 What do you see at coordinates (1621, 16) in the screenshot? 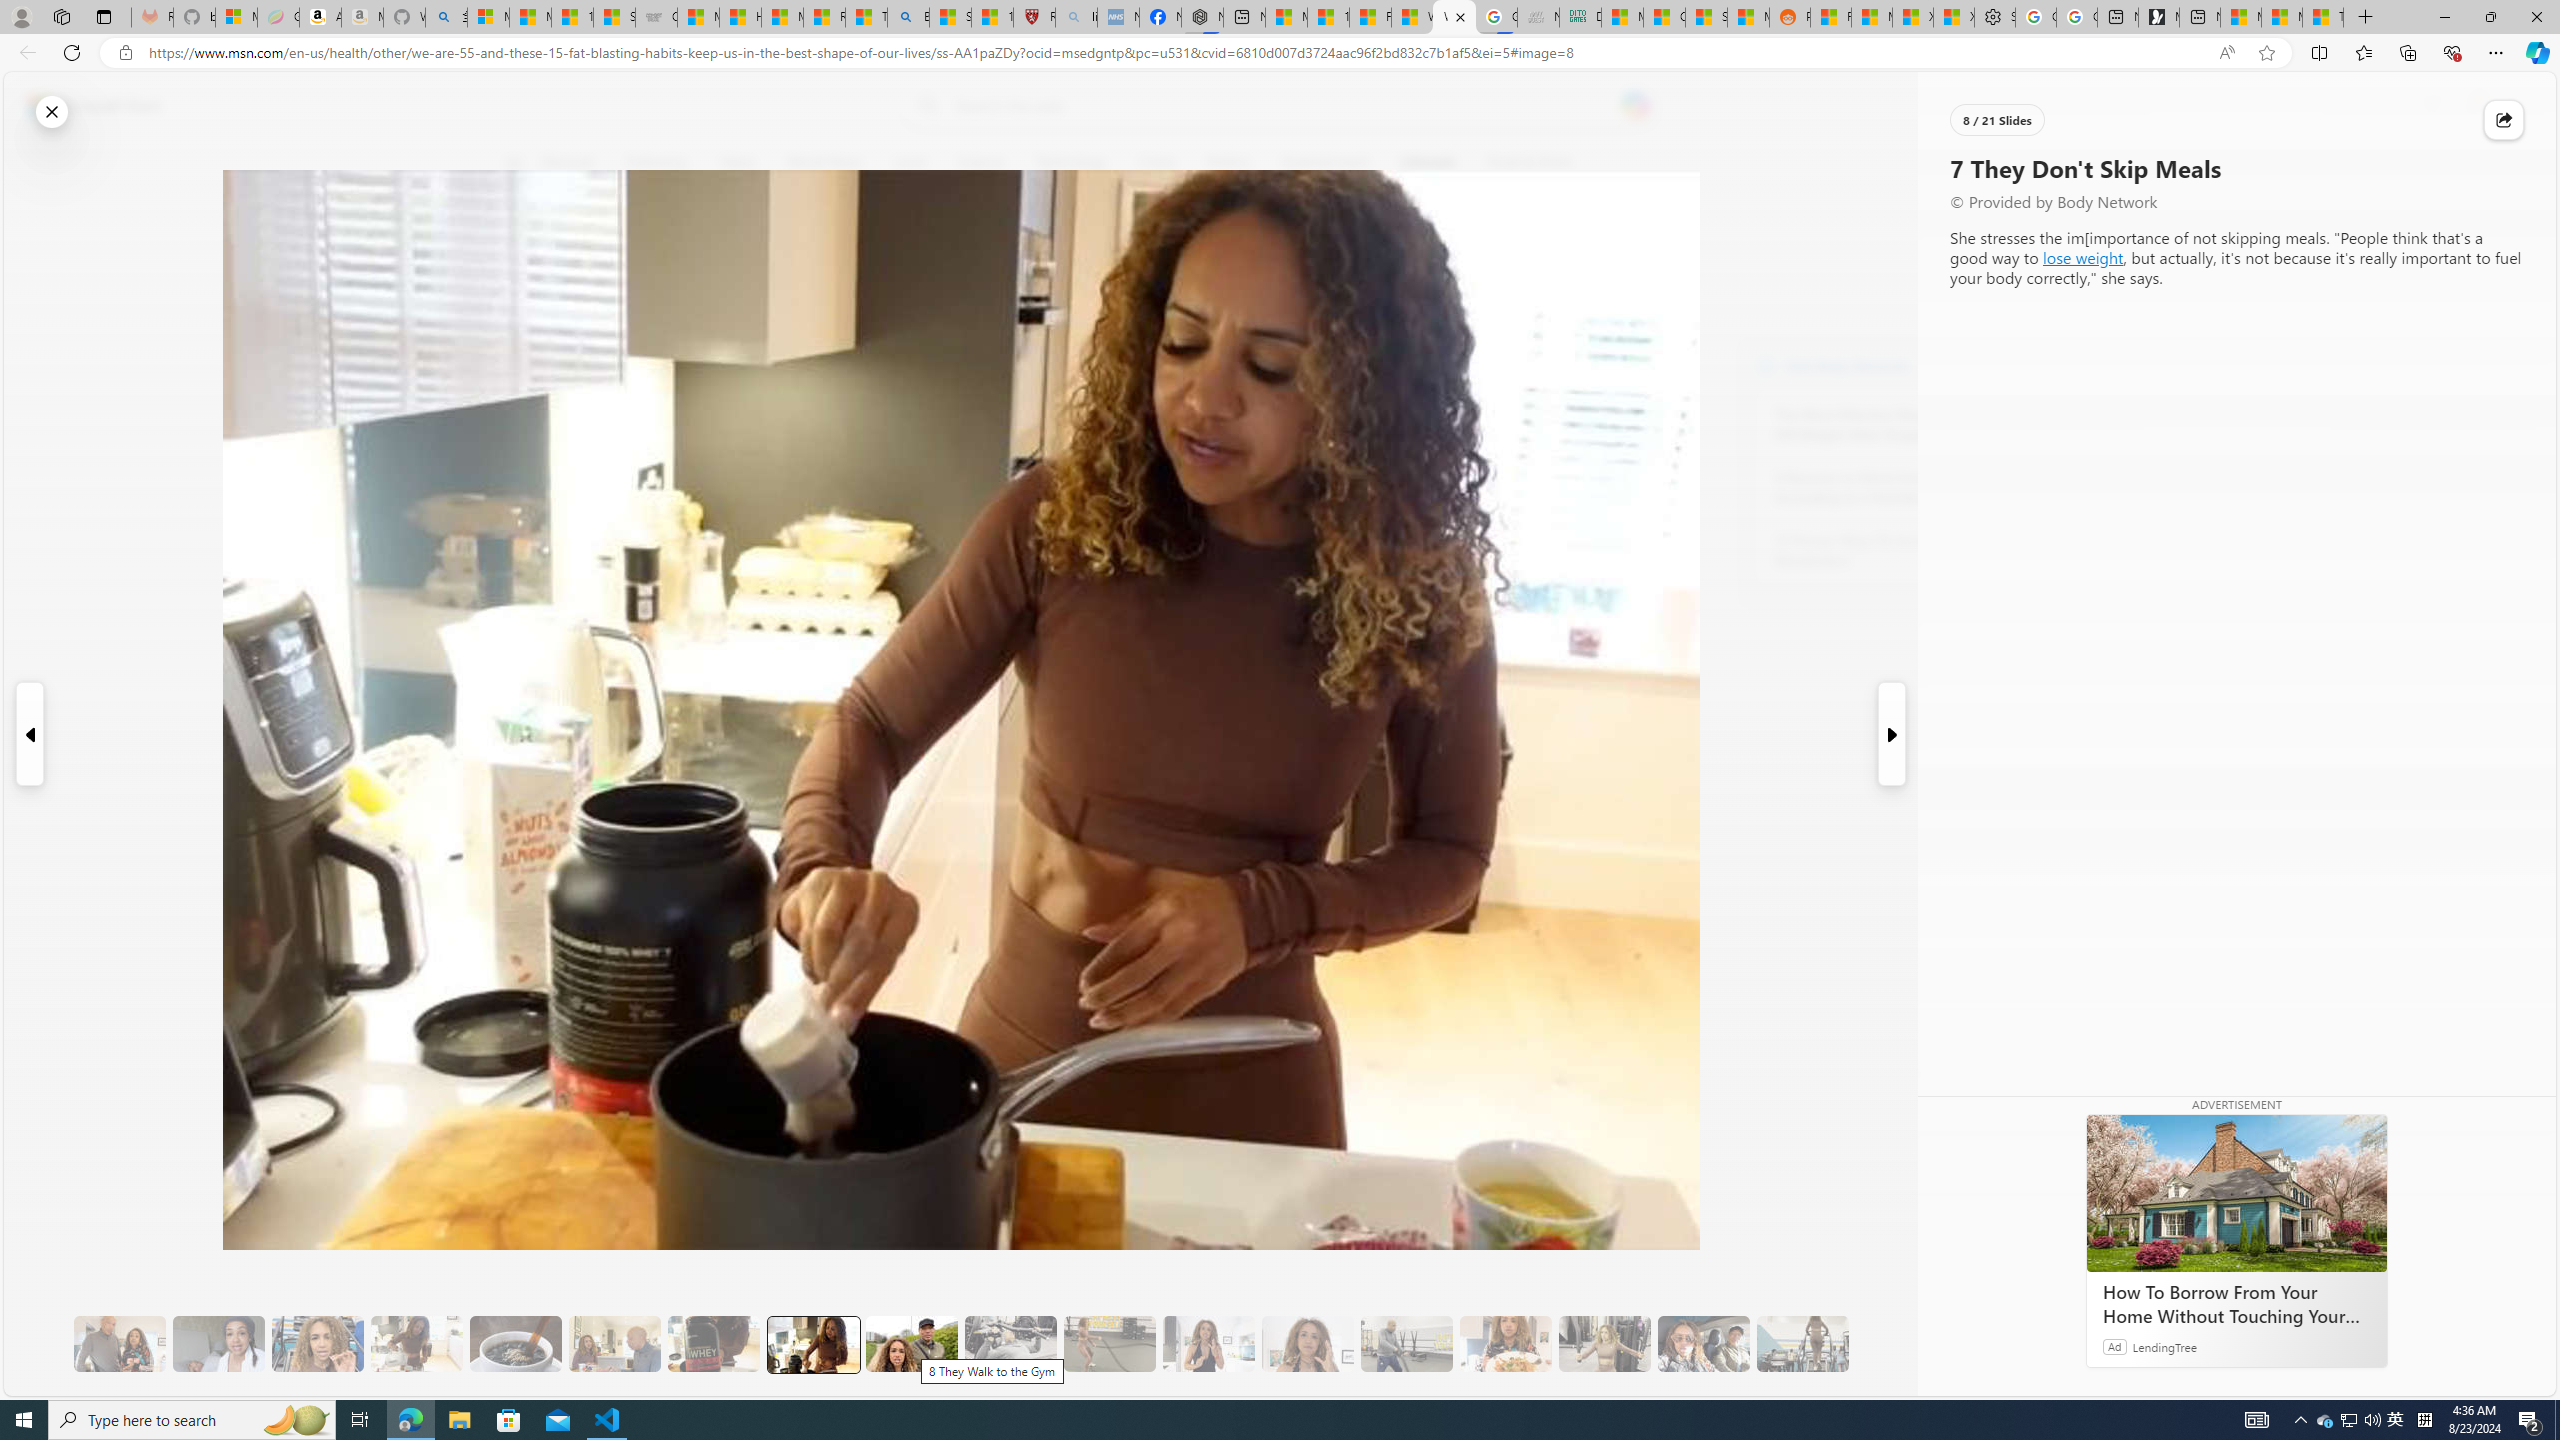
I see `'MSNBC - MSN'` at bounding box center [1621, 16].